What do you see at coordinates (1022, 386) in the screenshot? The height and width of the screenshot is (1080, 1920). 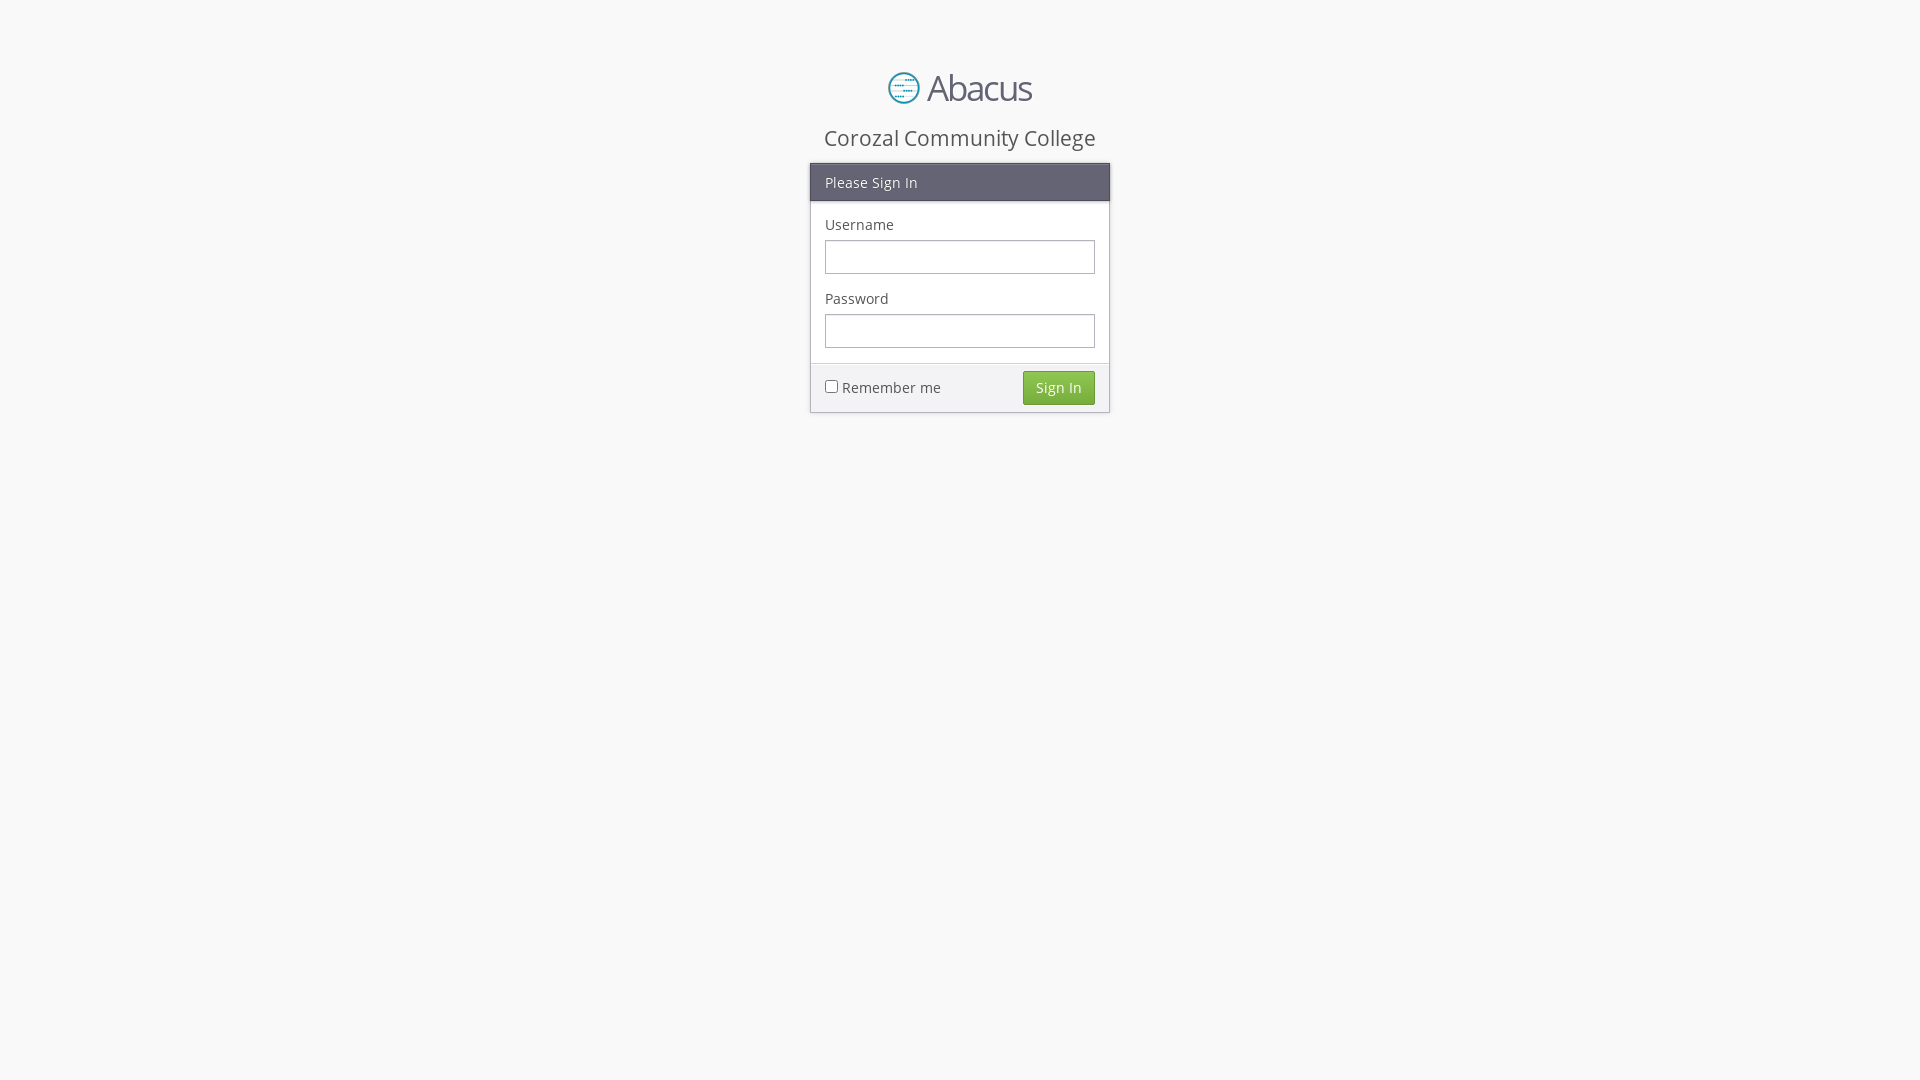 I see `'Sign In'` at bounding box center [1022, 386].